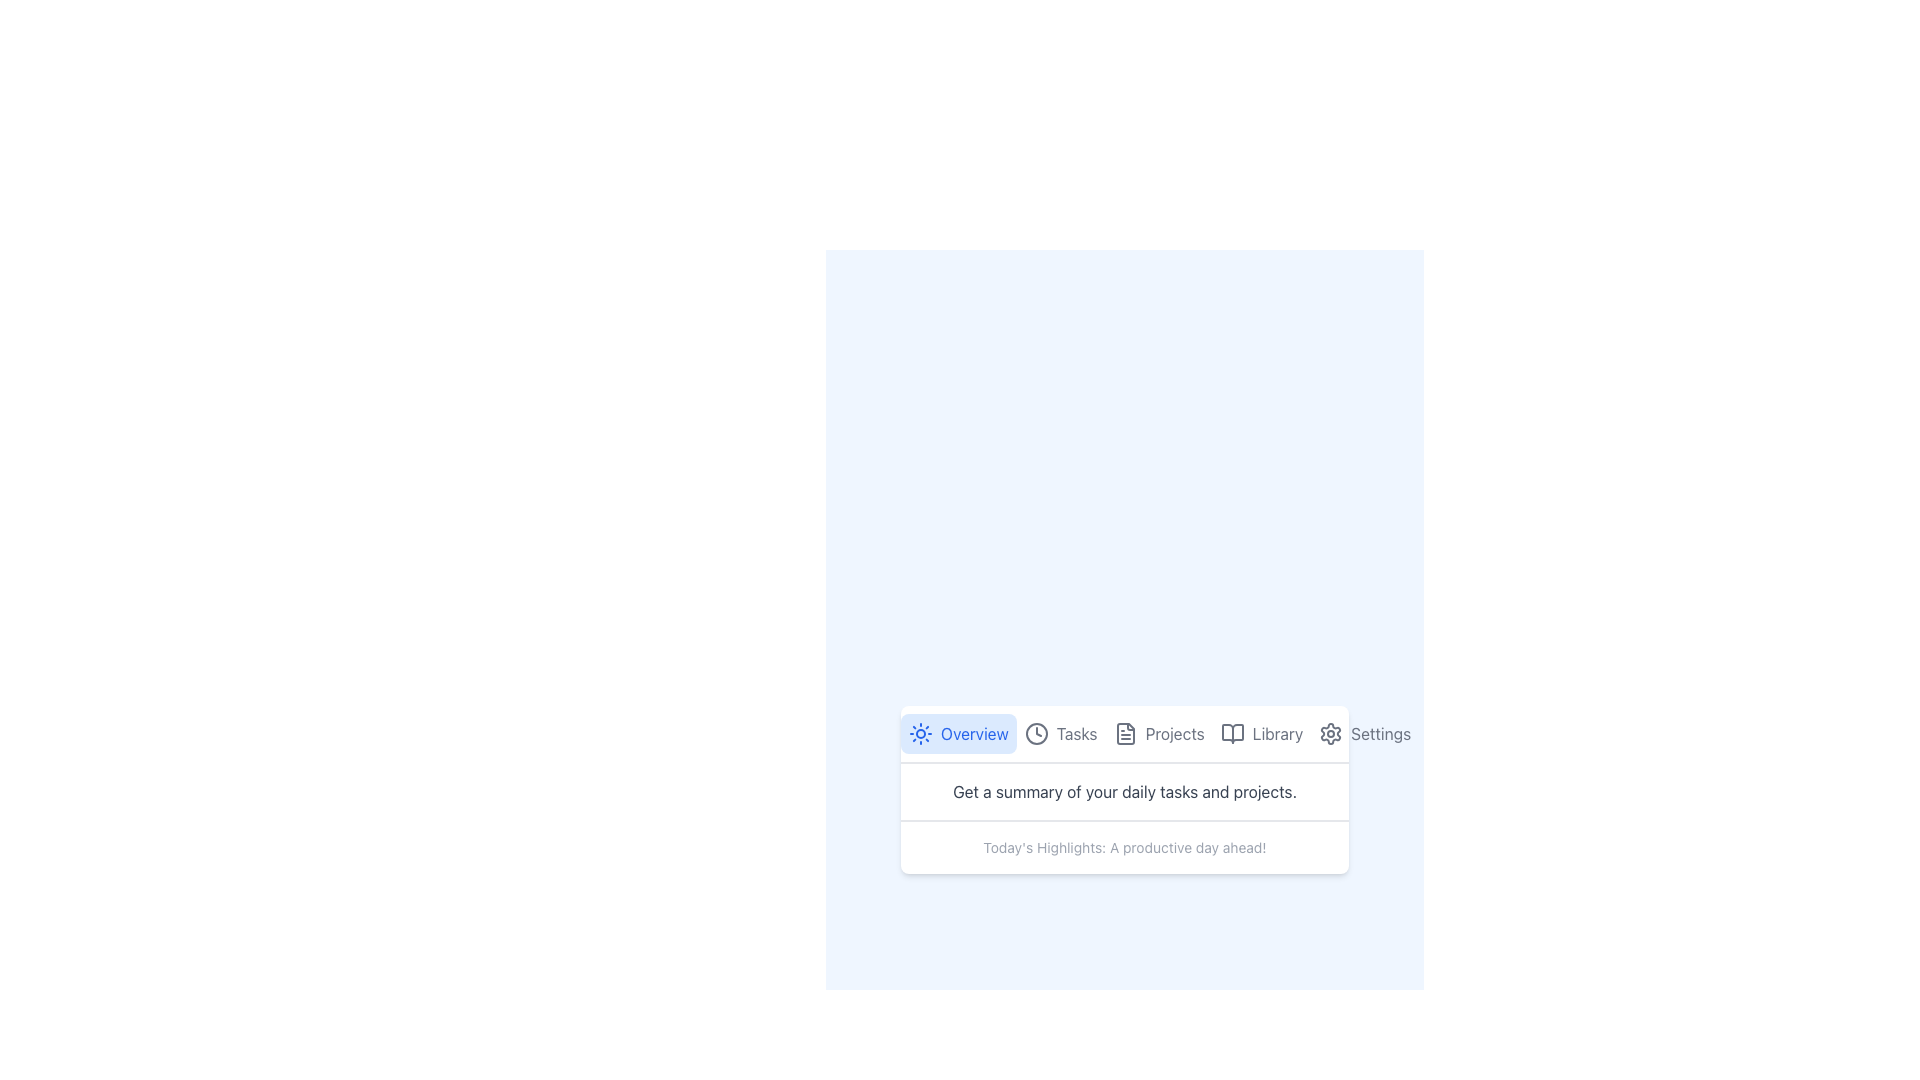 The height and width of the screenshot is (1080, 1920). I want to click on the 'Projects' text label in the navigation bar, which is the third item following 'Tasks' and preceding 'Library', so click(1175, 733).